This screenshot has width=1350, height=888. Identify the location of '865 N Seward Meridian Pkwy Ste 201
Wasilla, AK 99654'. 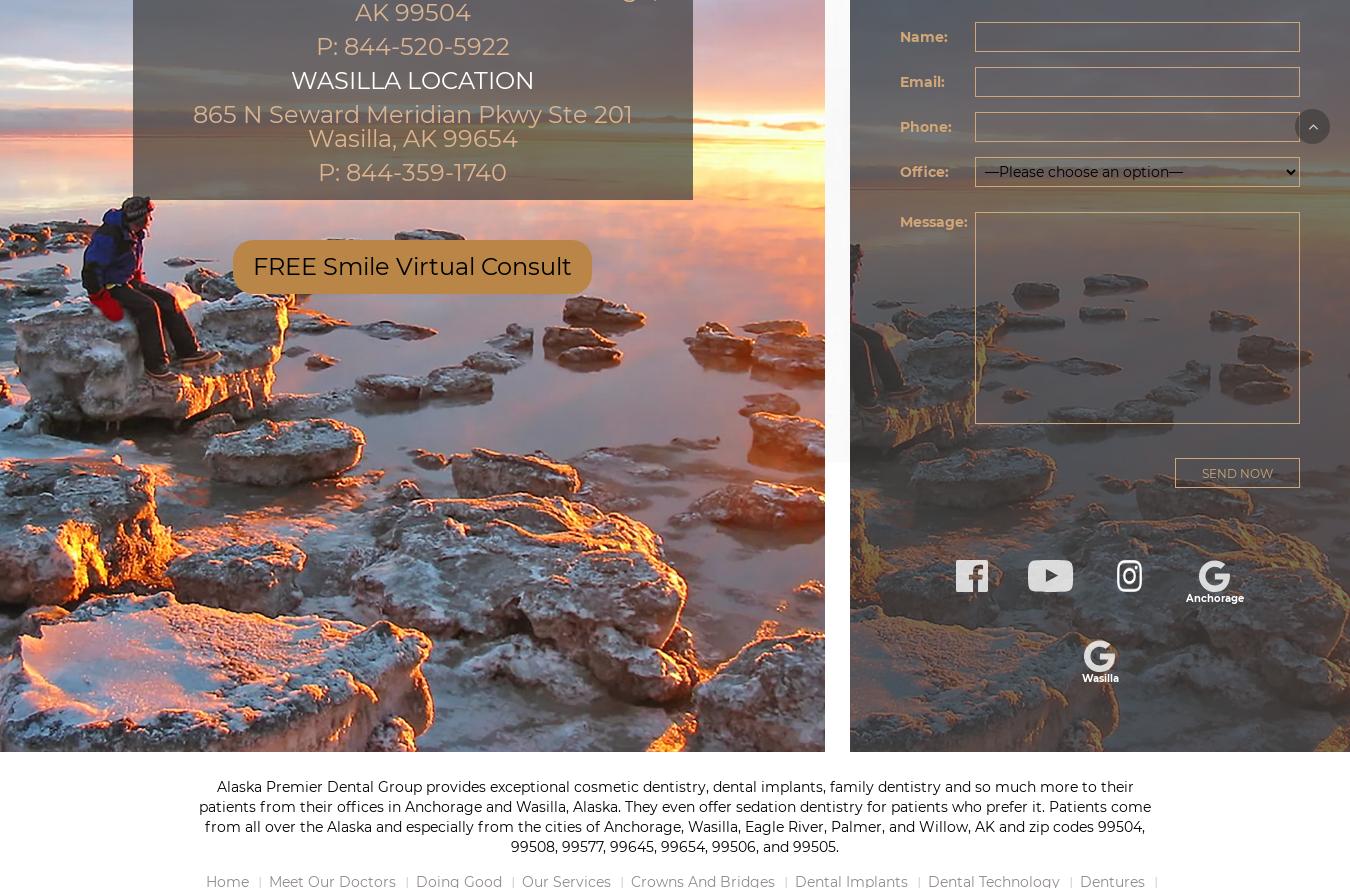
(412, 125).